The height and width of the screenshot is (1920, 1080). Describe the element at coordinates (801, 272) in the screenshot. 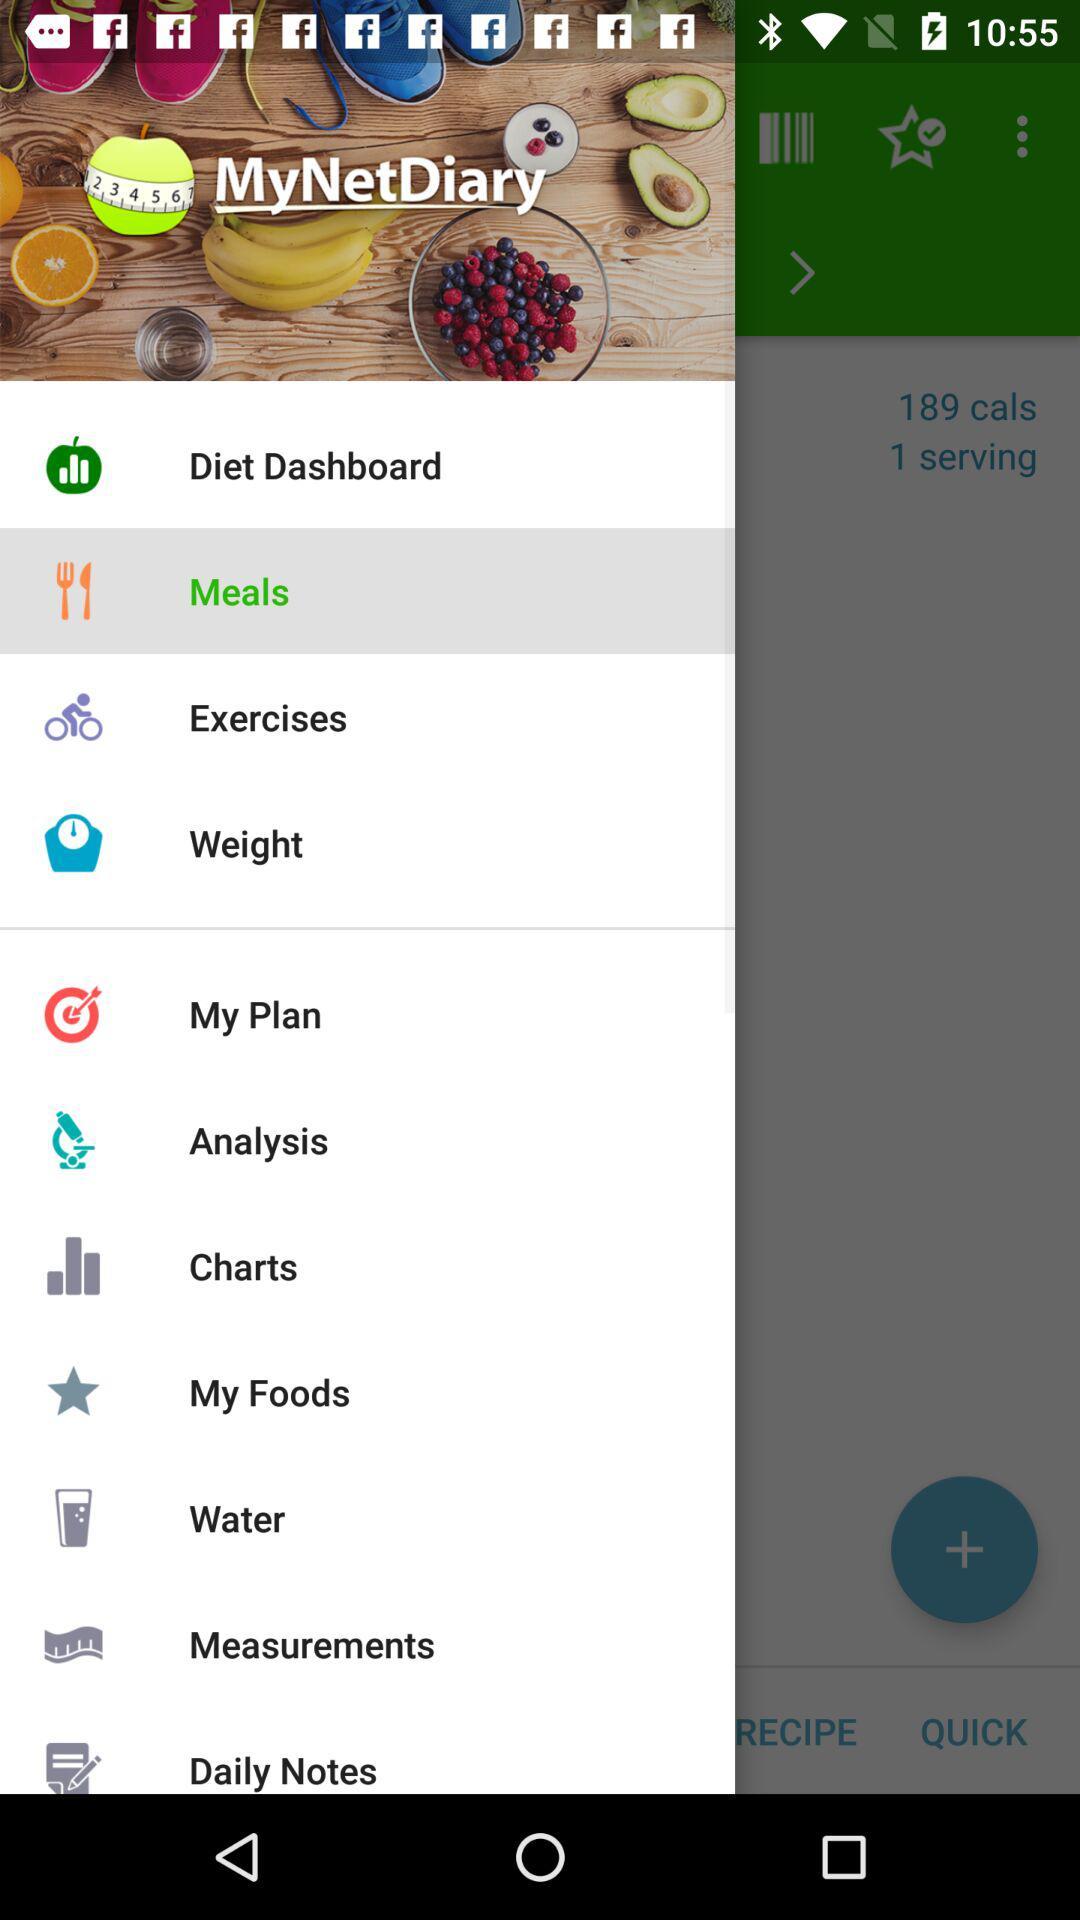

I see `the arrow_forward icon` at that location.